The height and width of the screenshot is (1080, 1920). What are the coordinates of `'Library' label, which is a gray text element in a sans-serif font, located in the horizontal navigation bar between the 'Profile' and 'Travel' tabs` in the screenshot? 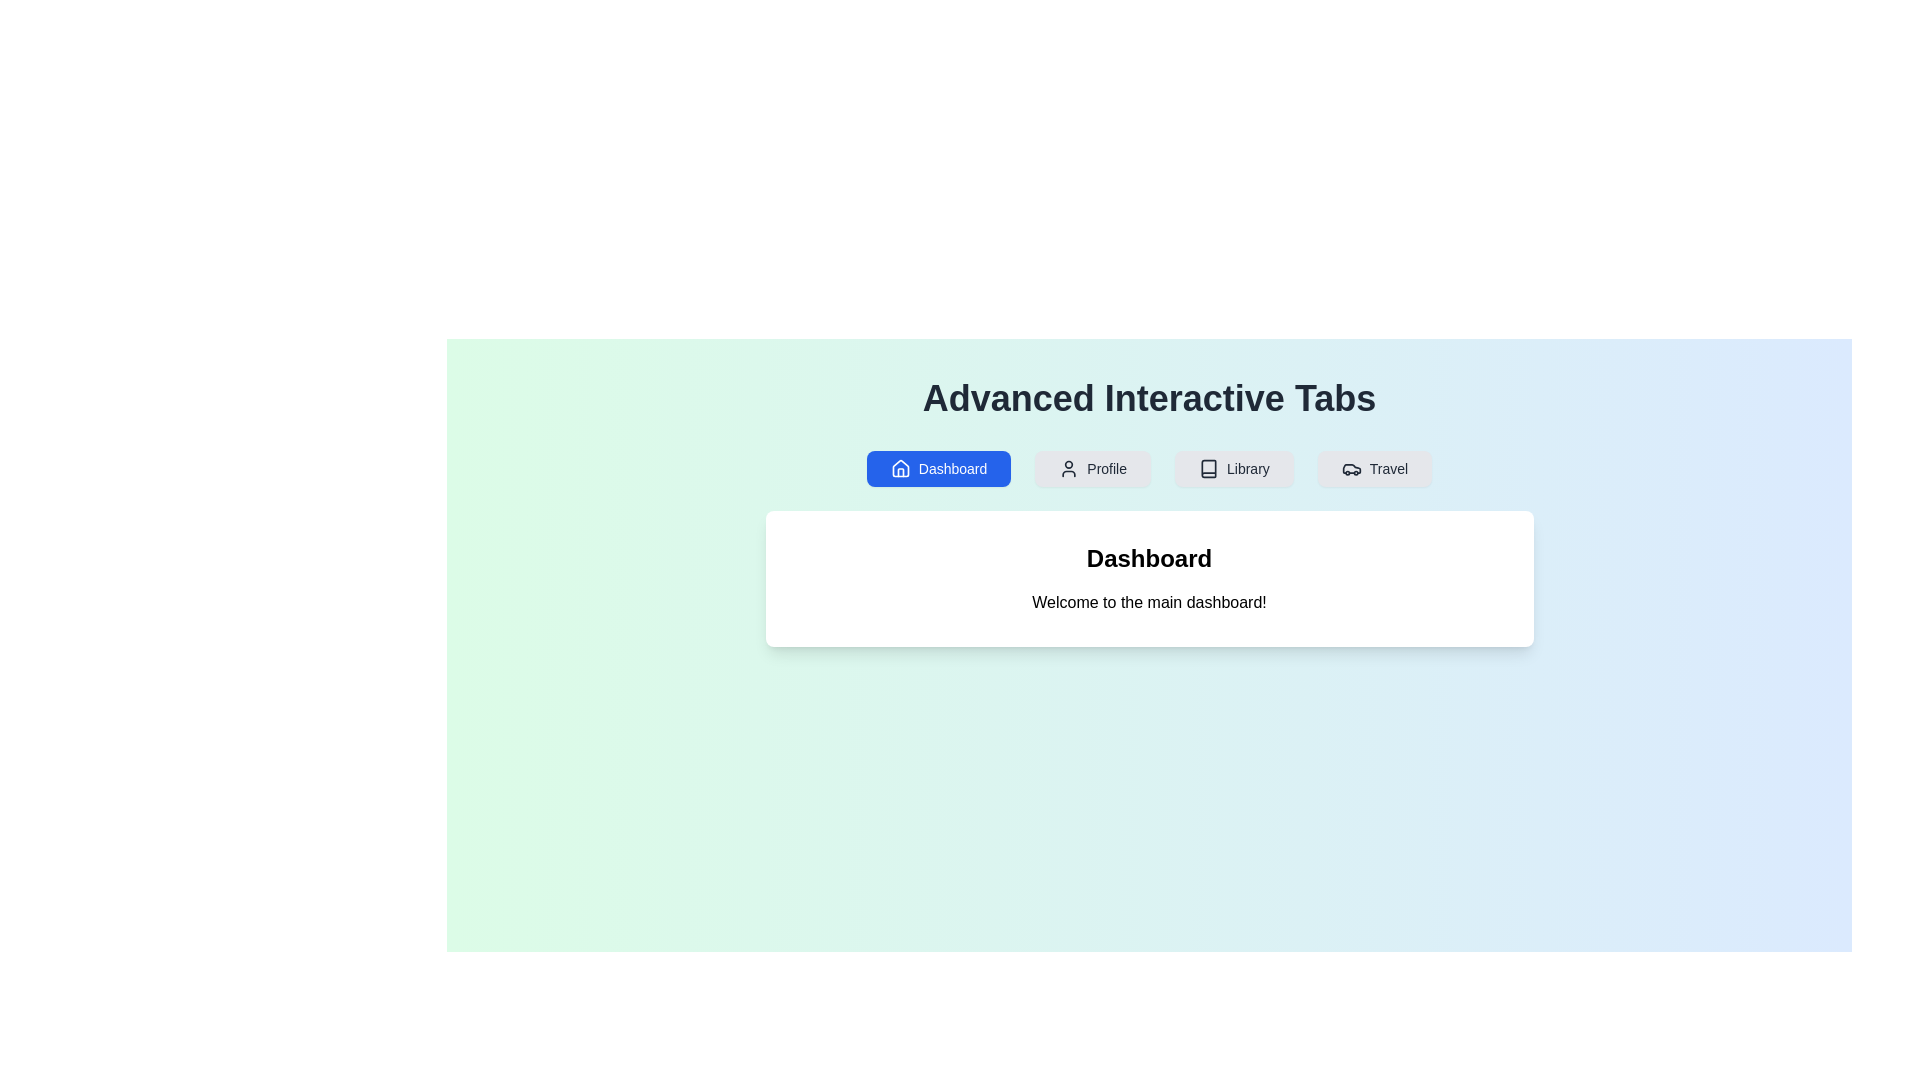 It's located at (1247, 469).